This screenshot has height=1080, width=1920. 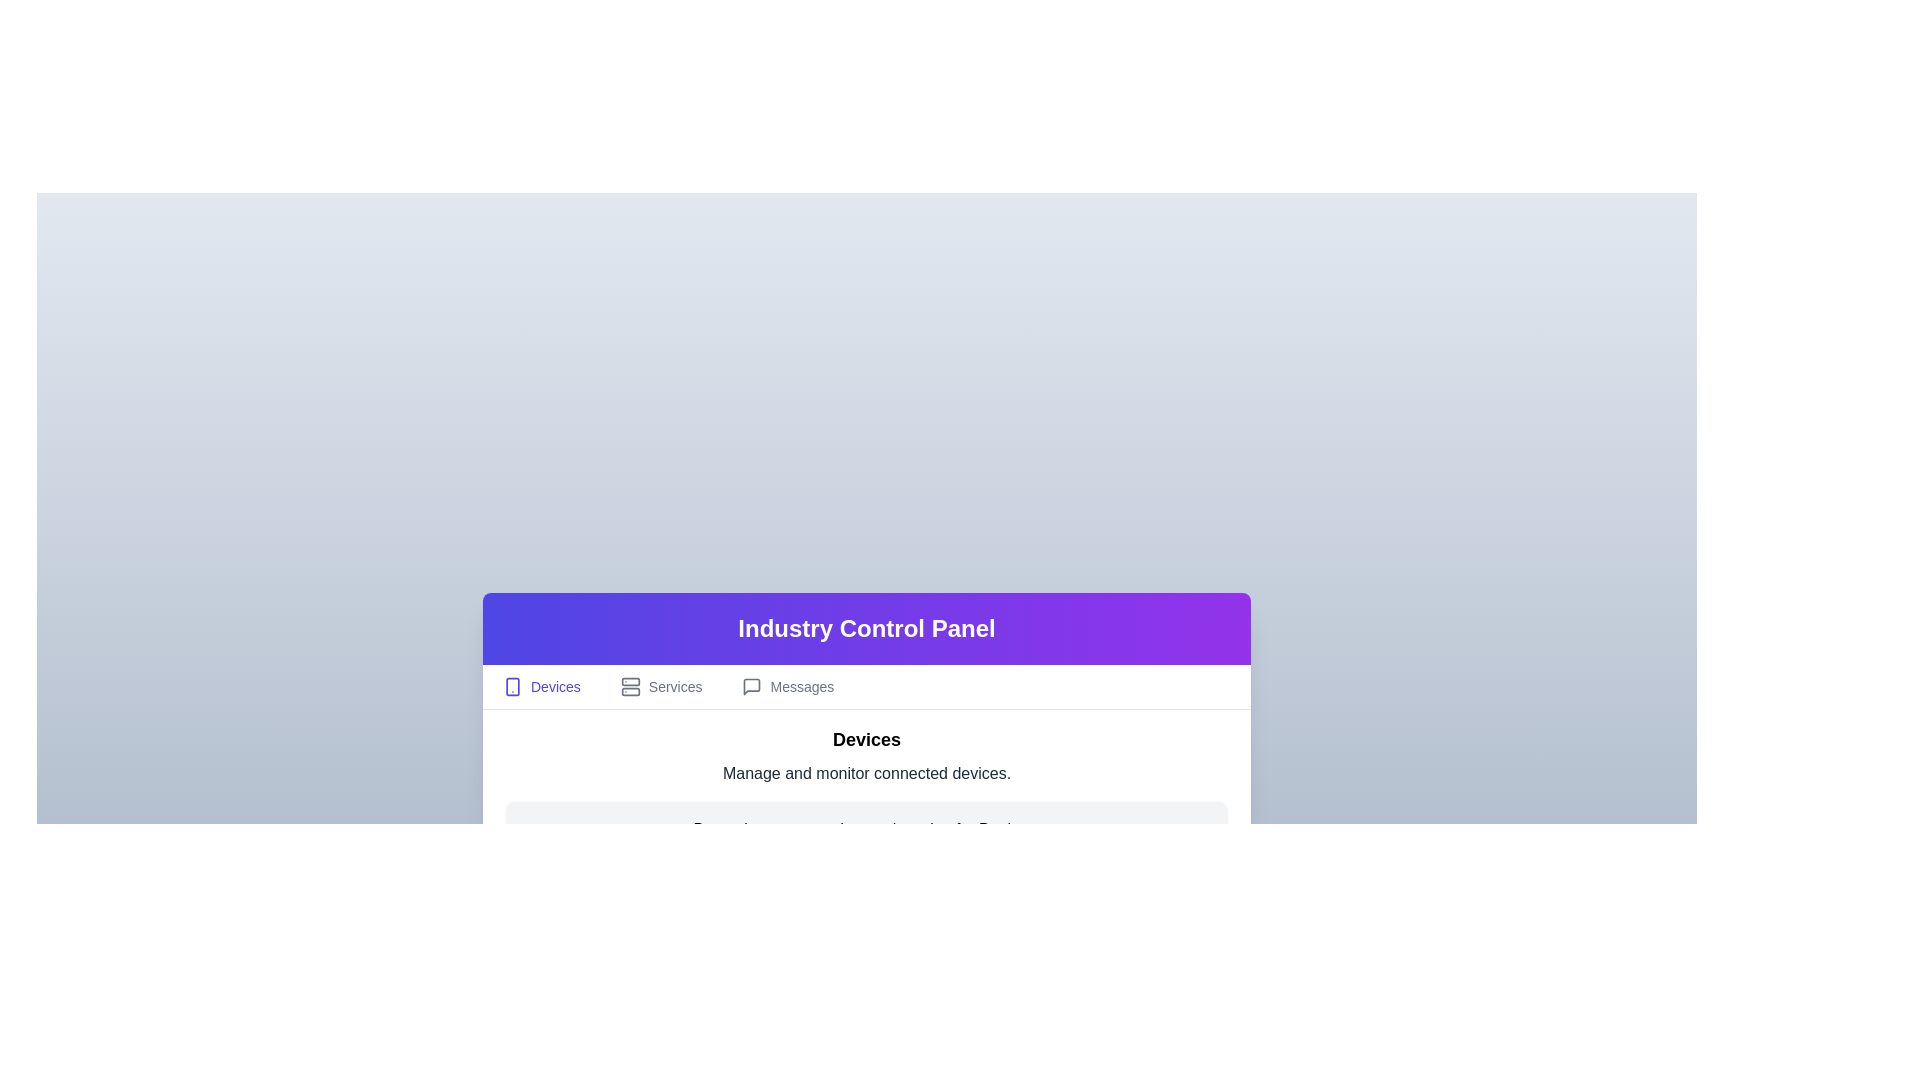 What do you see at coordinates (541, 685) in the screenshot?
I see `the Devices tab` at bounding box center [541, 685].